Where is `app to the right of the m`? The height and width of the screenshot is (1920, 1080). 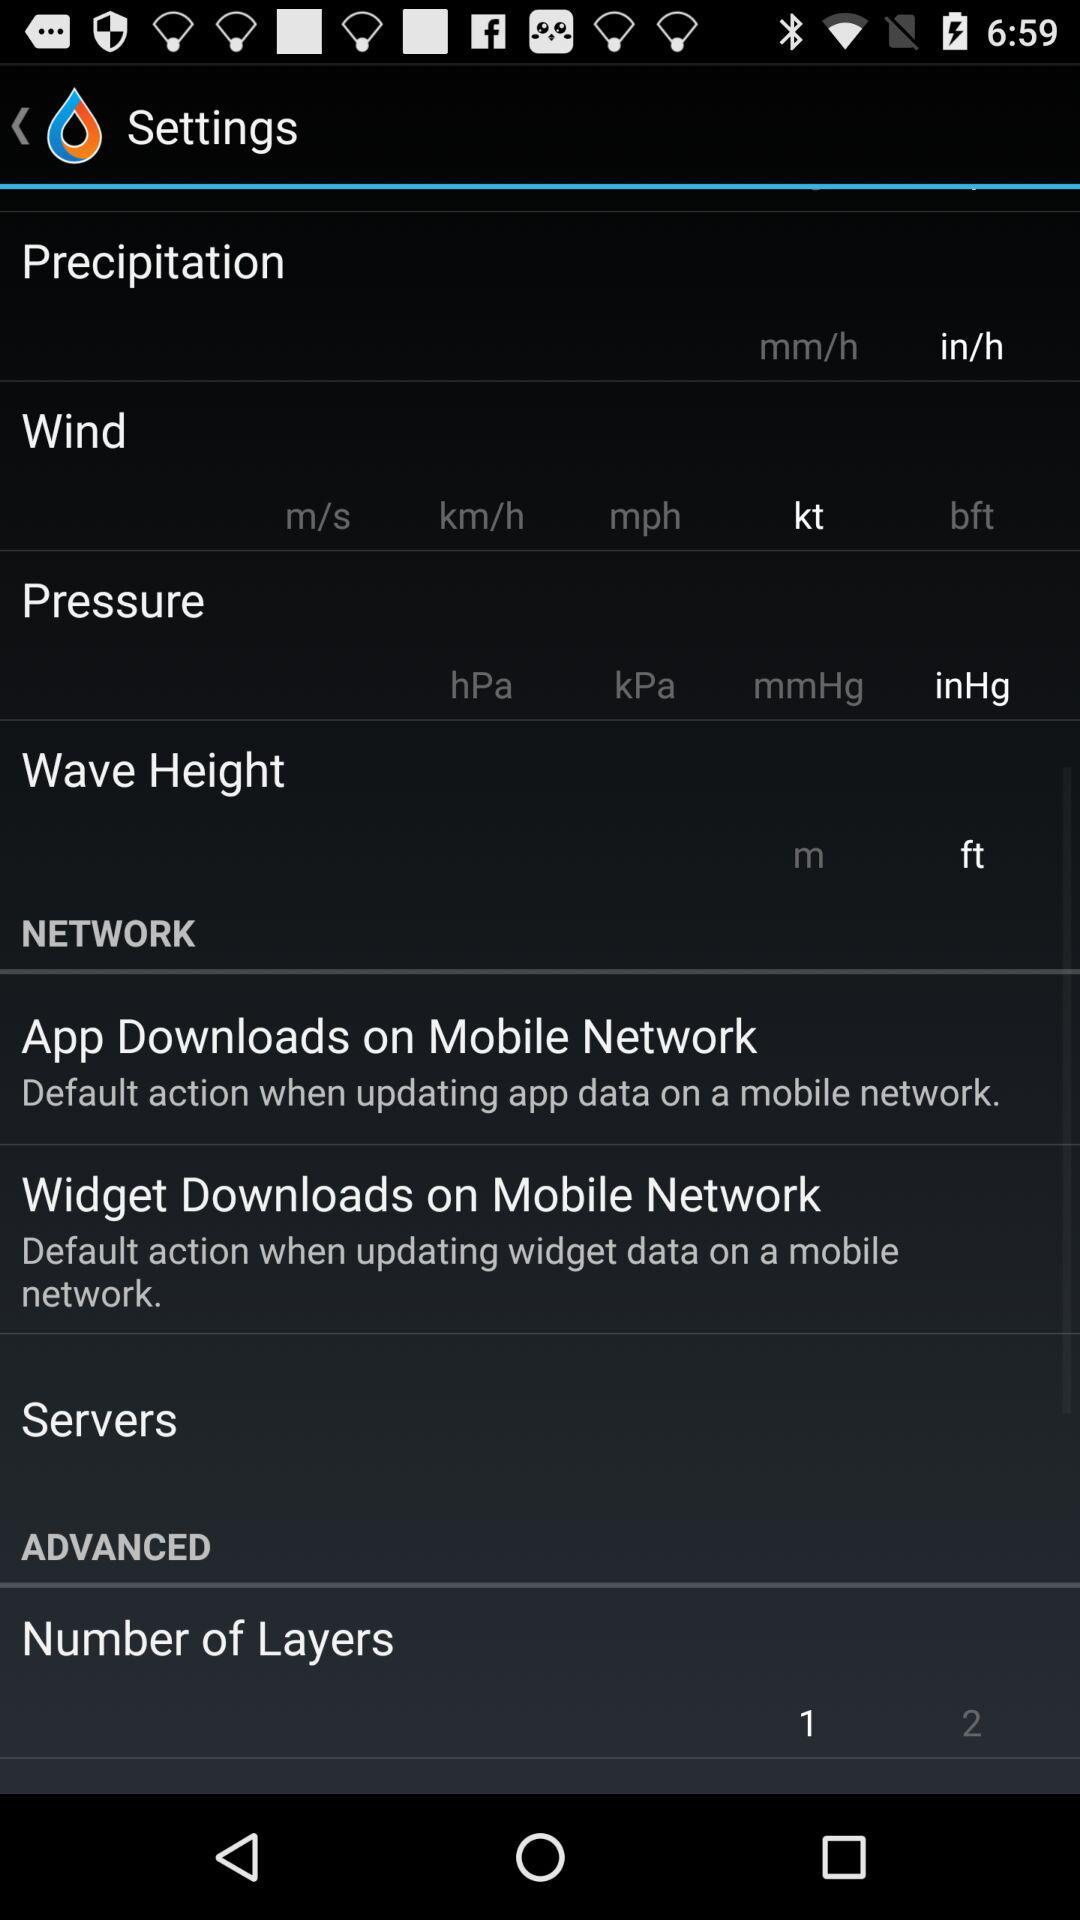
app to the right of the m is located at coordinates (971, 853).